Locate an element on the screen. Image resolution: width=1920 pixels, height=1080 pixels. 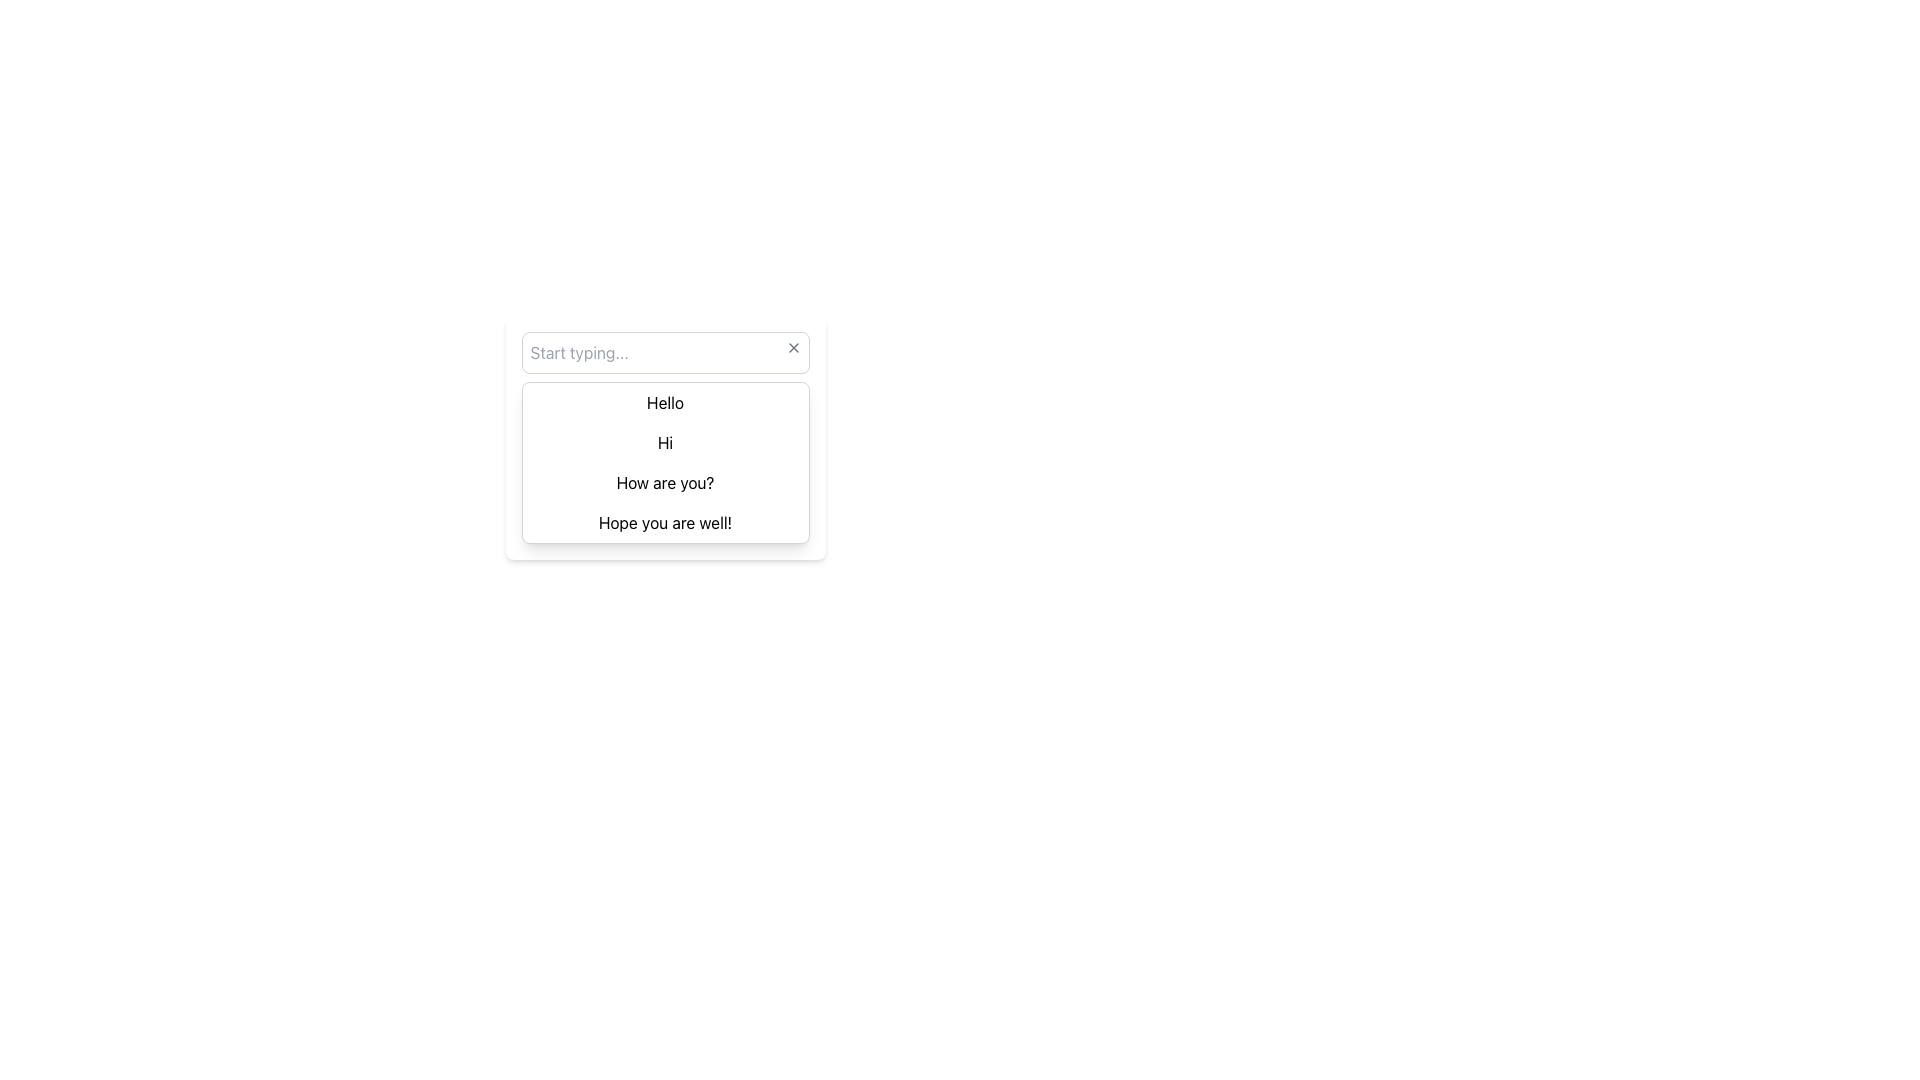
the second selectable entry 'Hi' in the dropdown menu is located at coordinates (665, 442).